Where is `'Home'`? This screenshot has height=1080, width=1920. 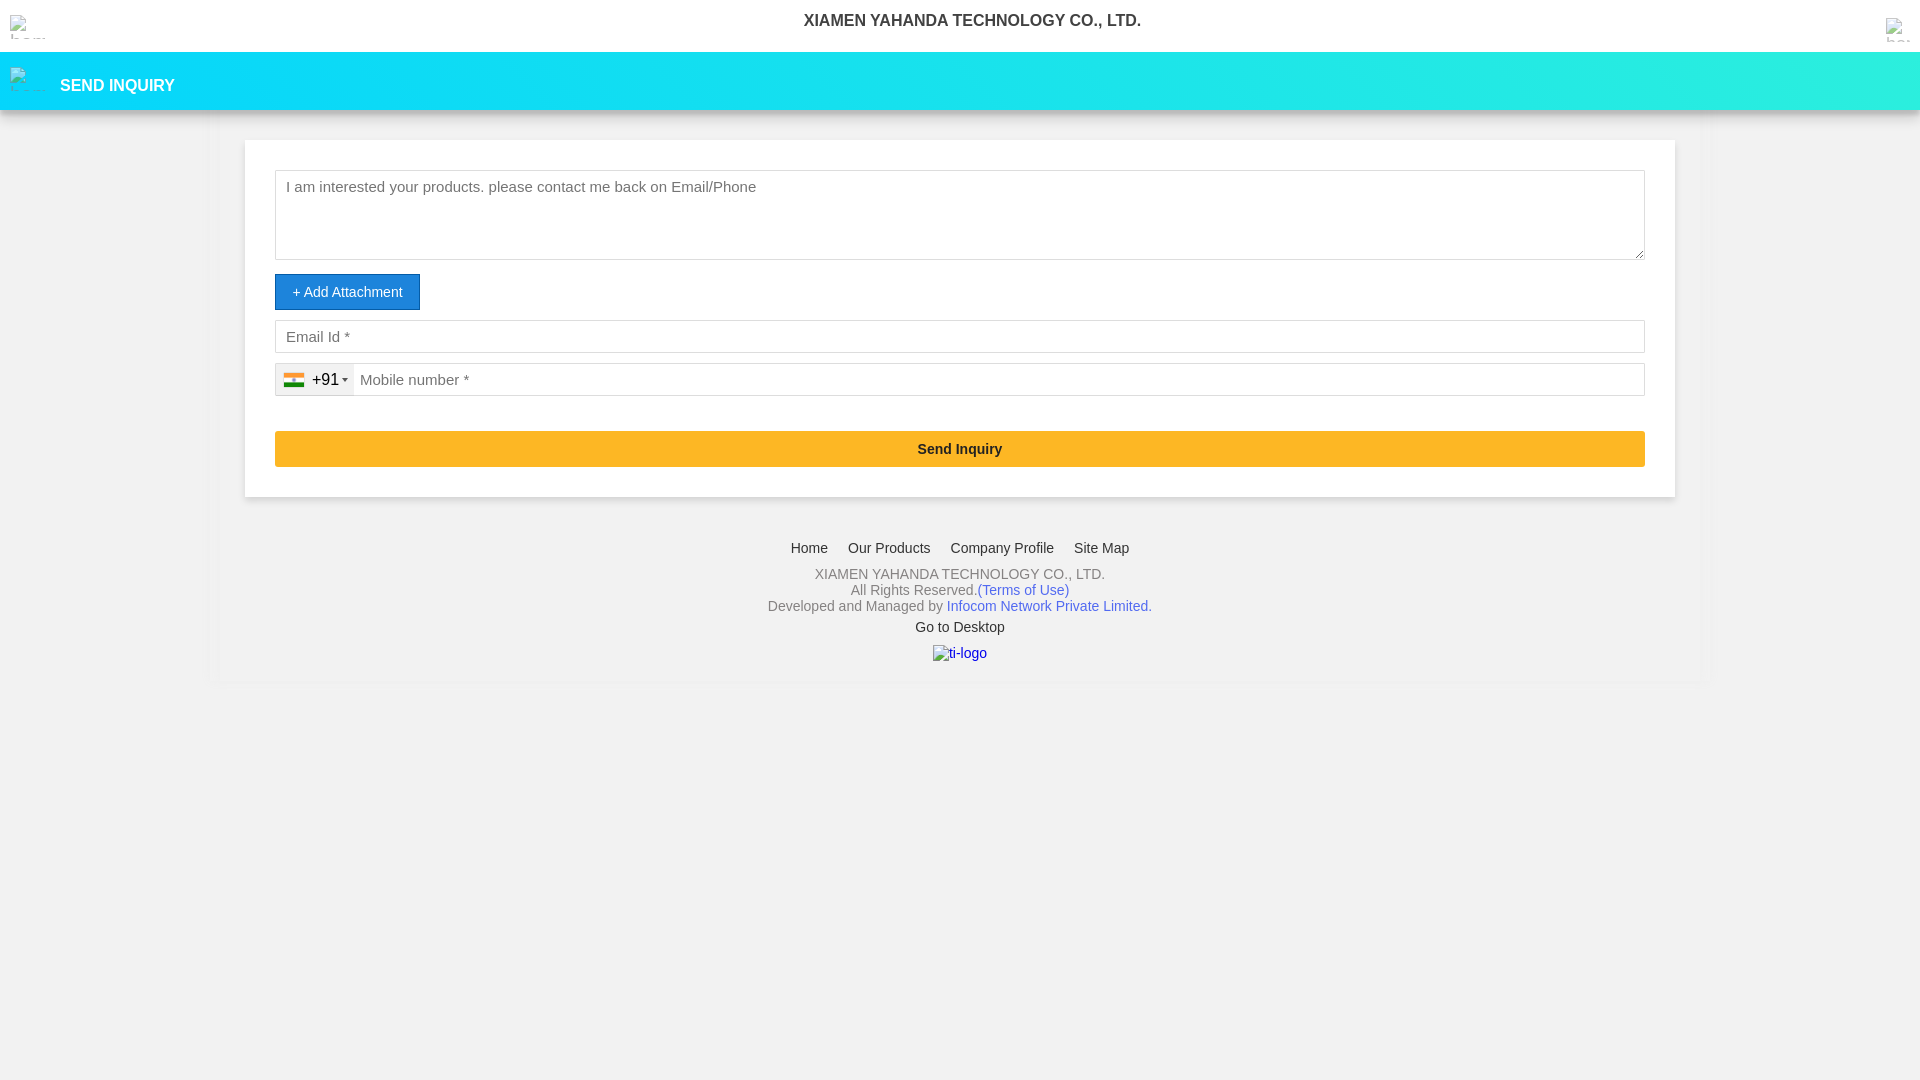
'Home' is located at coordinates (809, 547).